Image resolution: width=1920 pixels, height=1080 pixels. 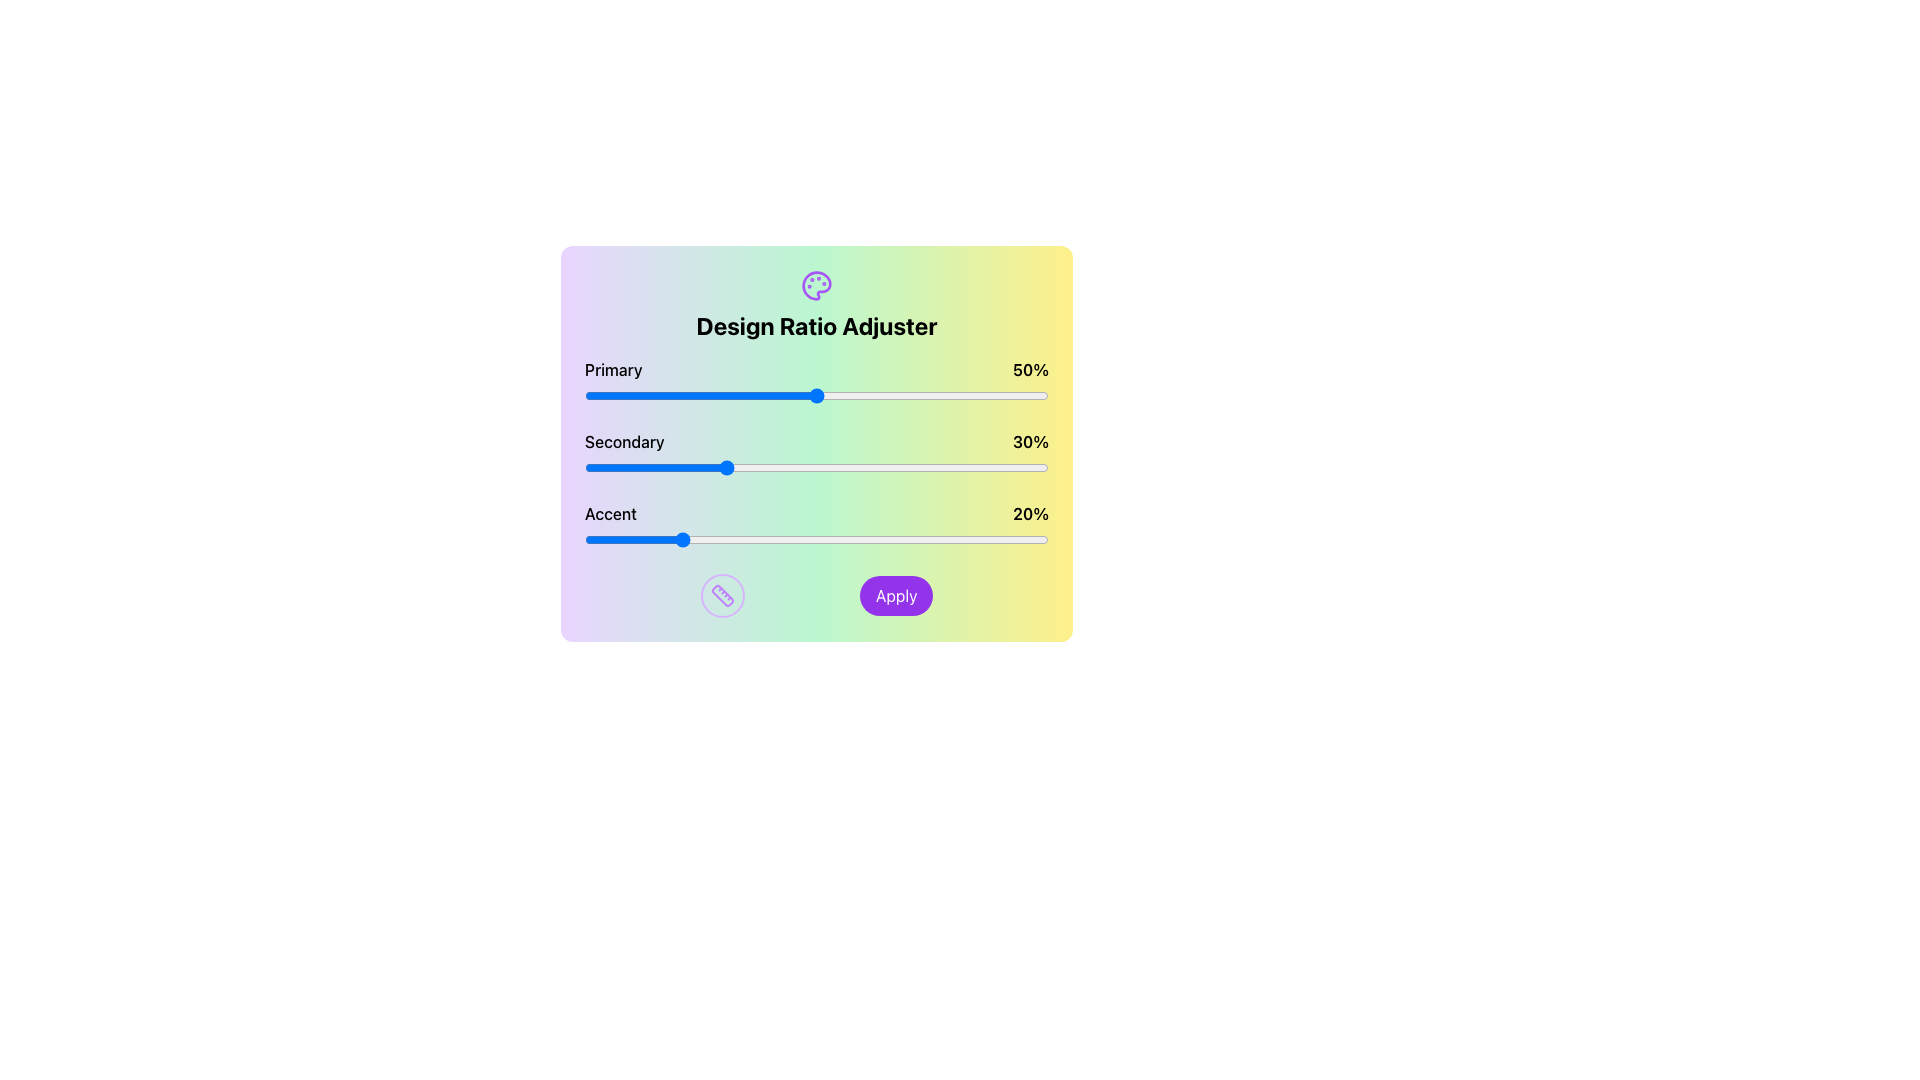 I want to click on value displayed as '50%' which is positioned on the far right of the interface, aligned with the 'Primary' label and slider, so click(x=1031, y=370).